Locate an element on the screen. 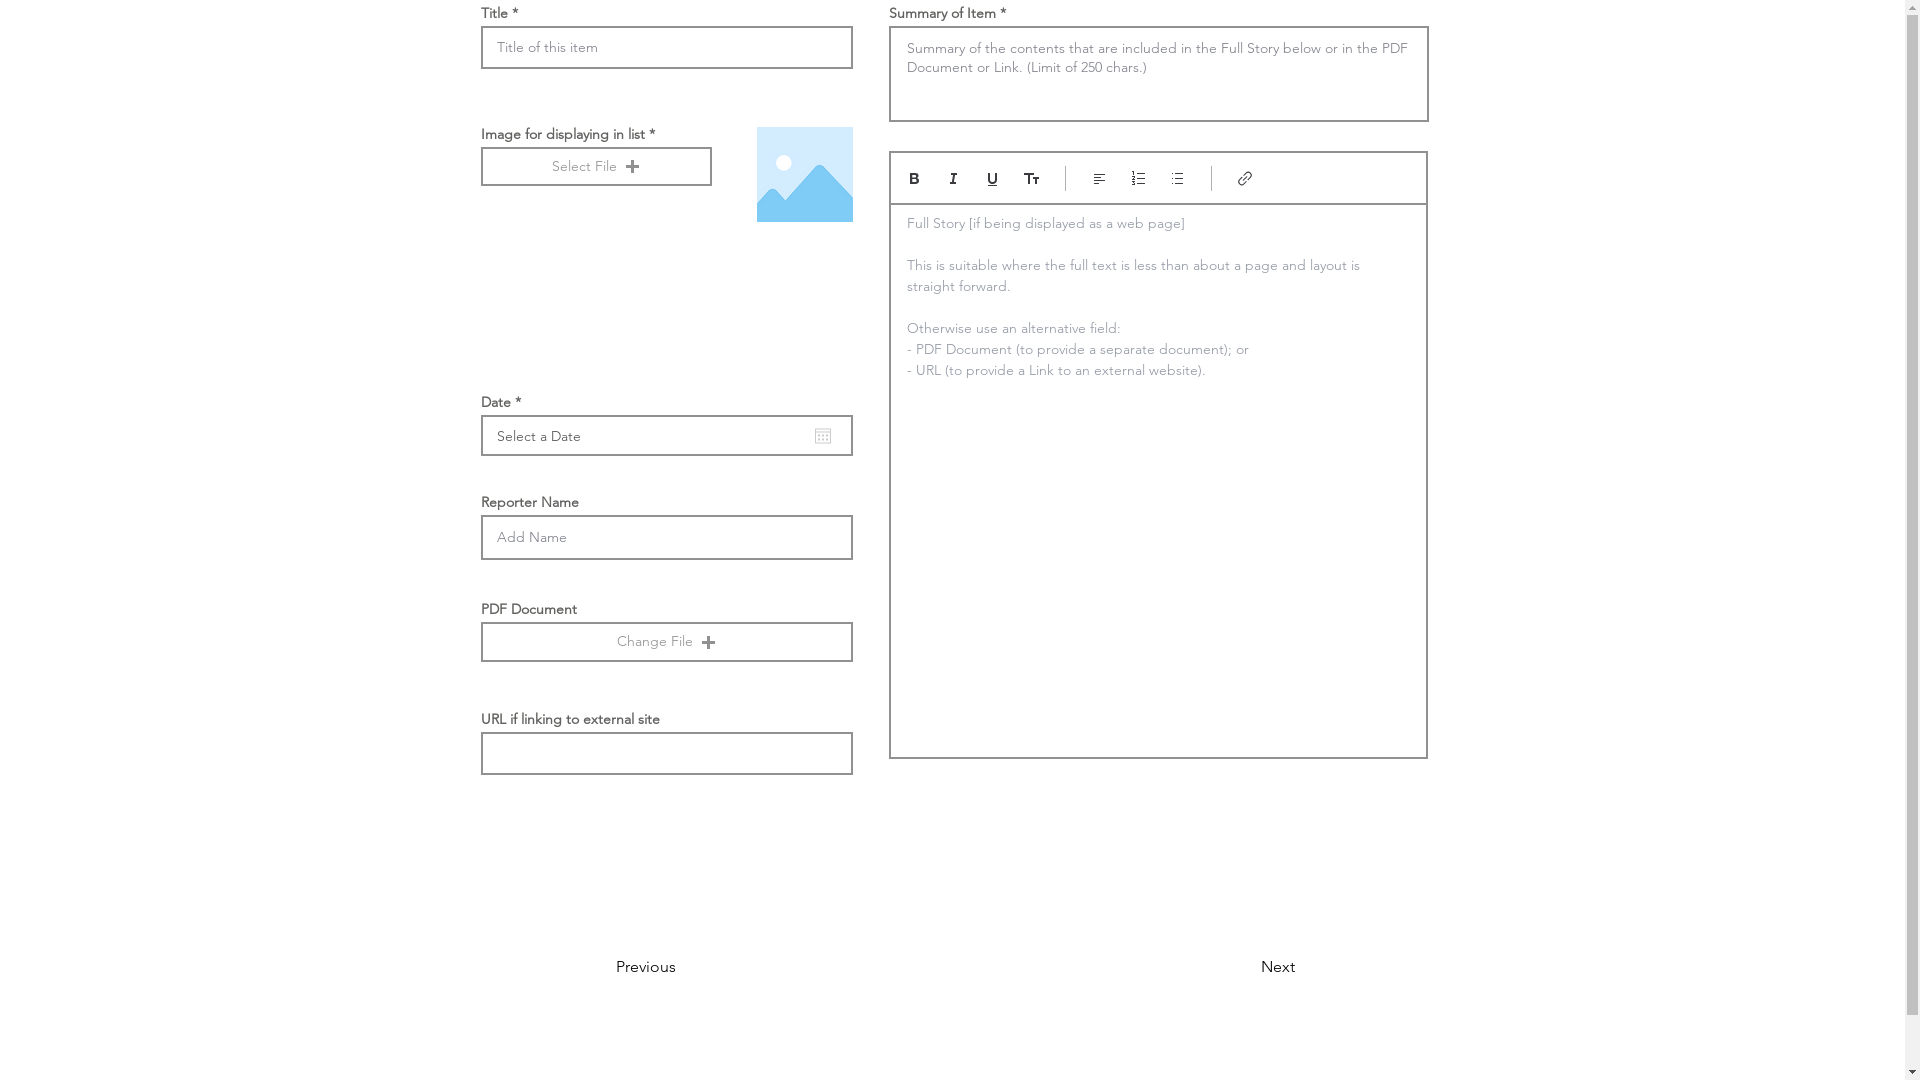  'Previous' is located at coordinates (614, 966).